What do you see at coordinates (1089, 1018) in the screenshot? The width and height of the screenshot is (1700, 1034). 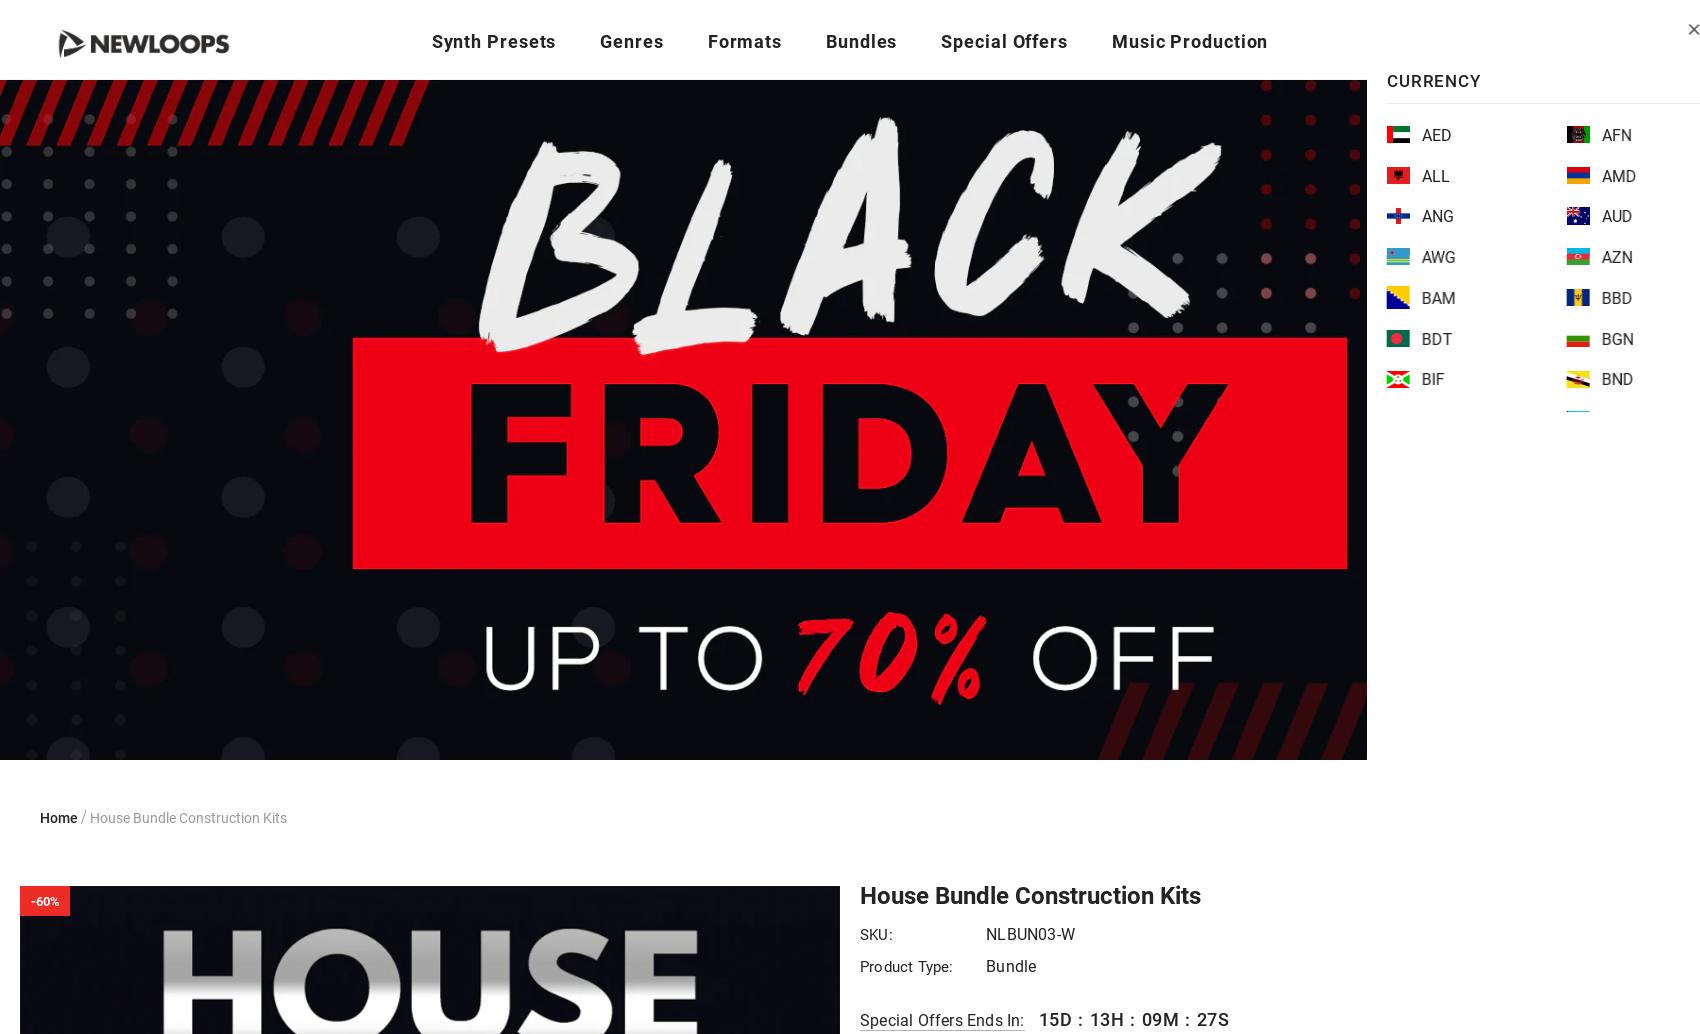 I see `'13'` at bounding box center [1089, 1018].